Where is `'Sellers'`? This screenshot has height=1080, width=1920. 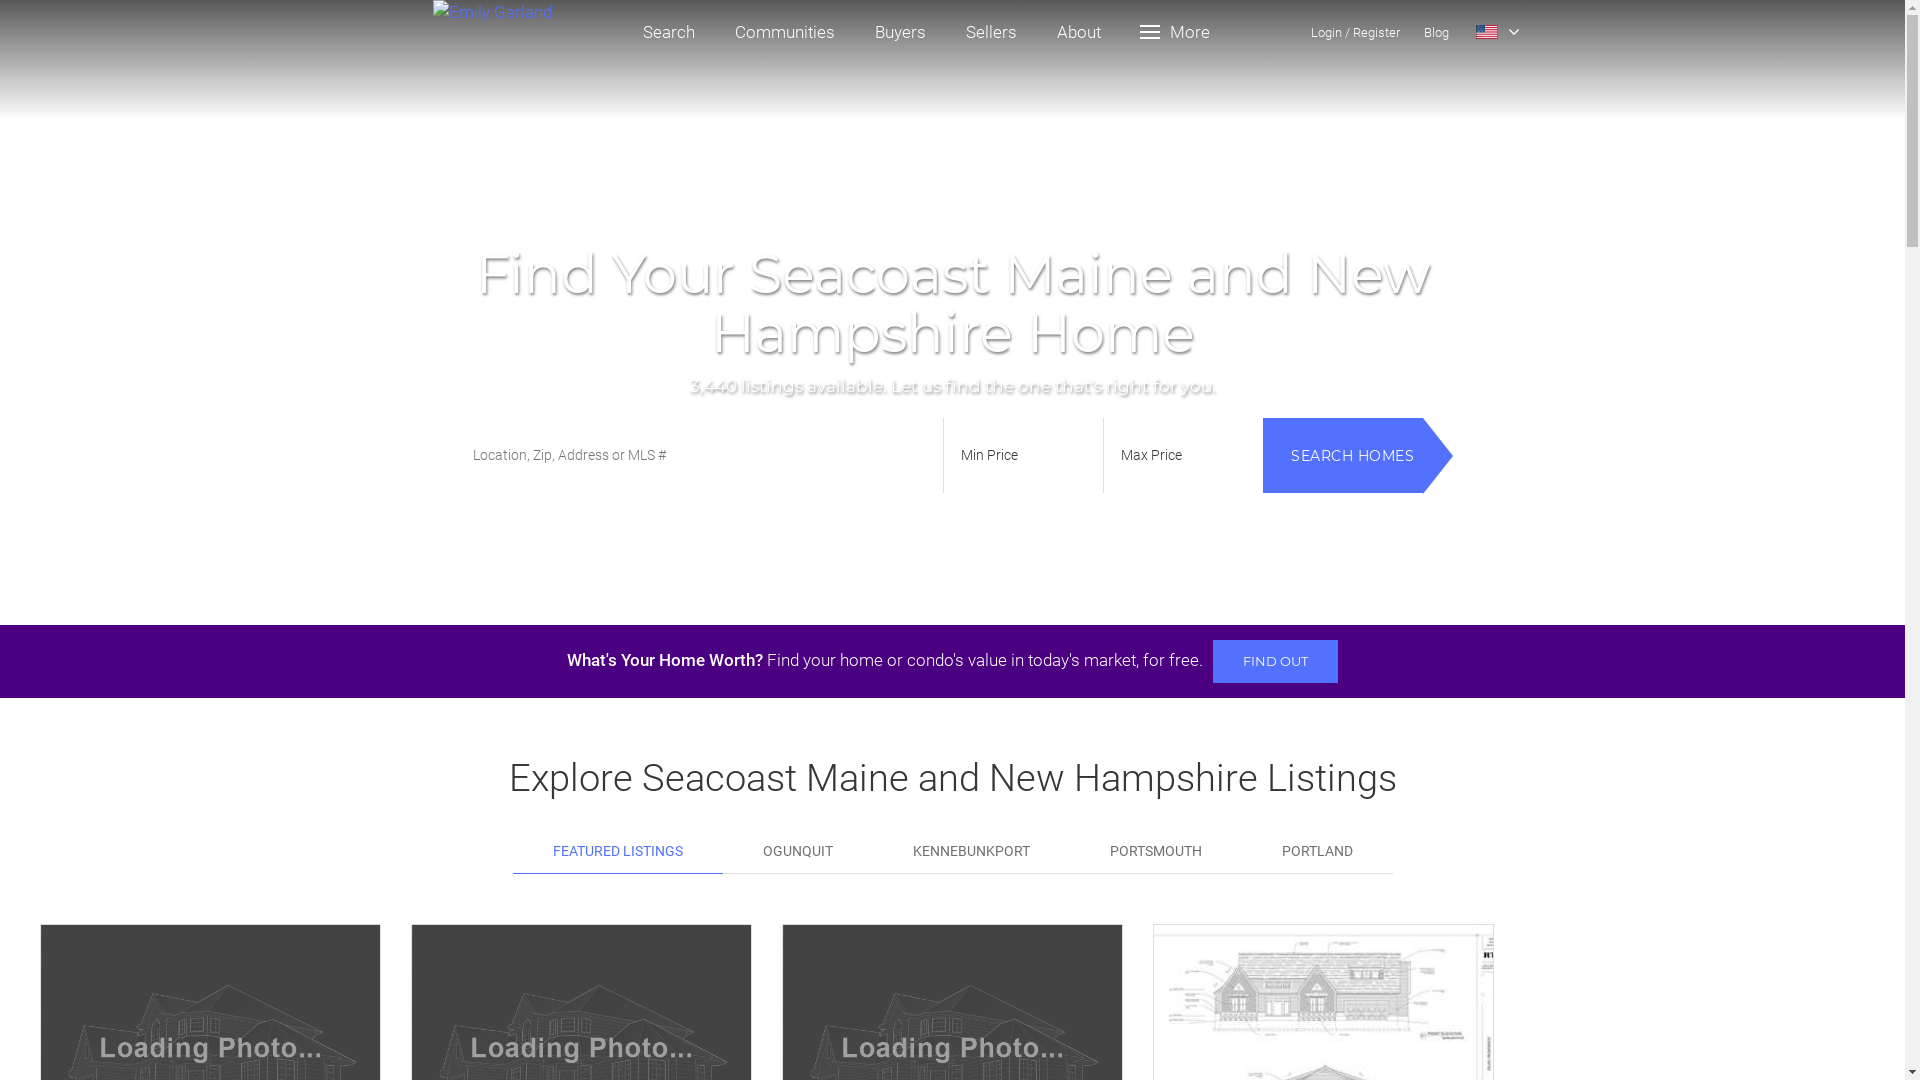 'Sellers' is located at coordinates (944, 32).